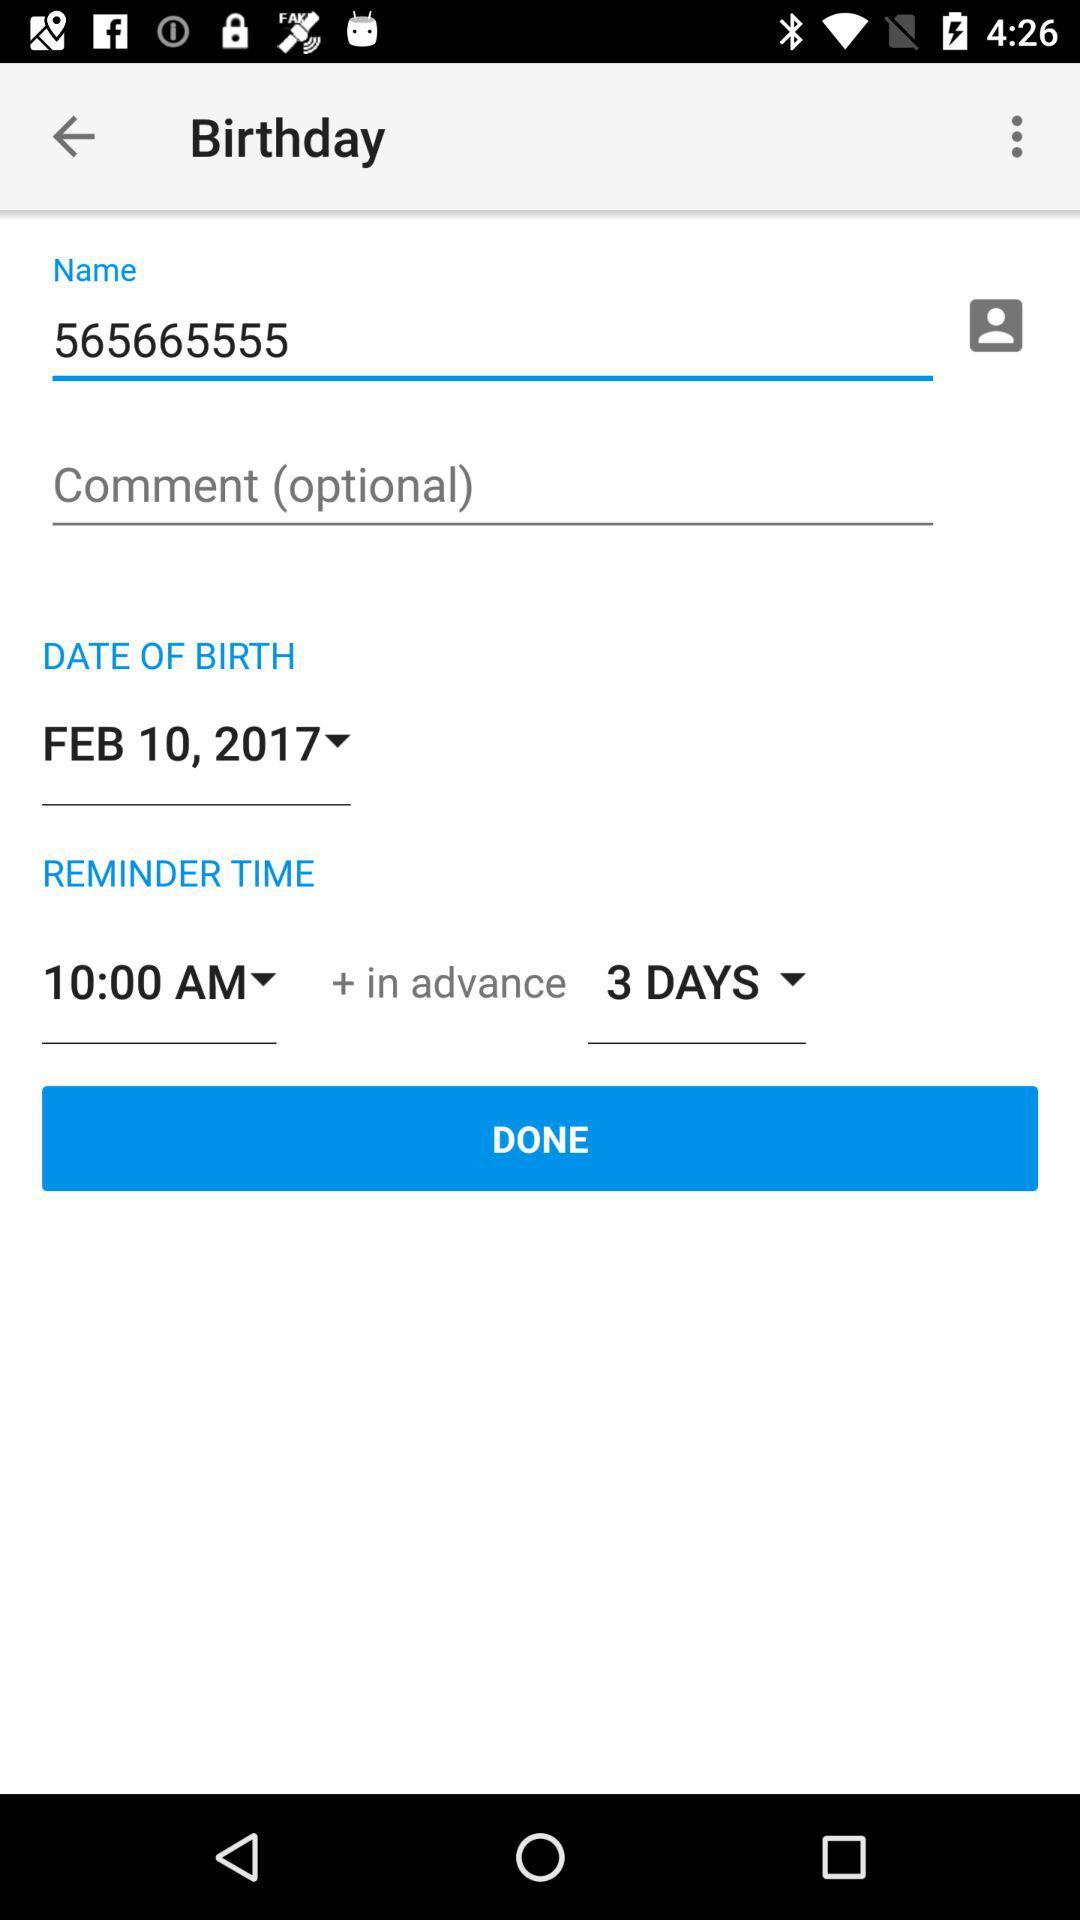  I want to click on the avatar icon, so click(995, 325).